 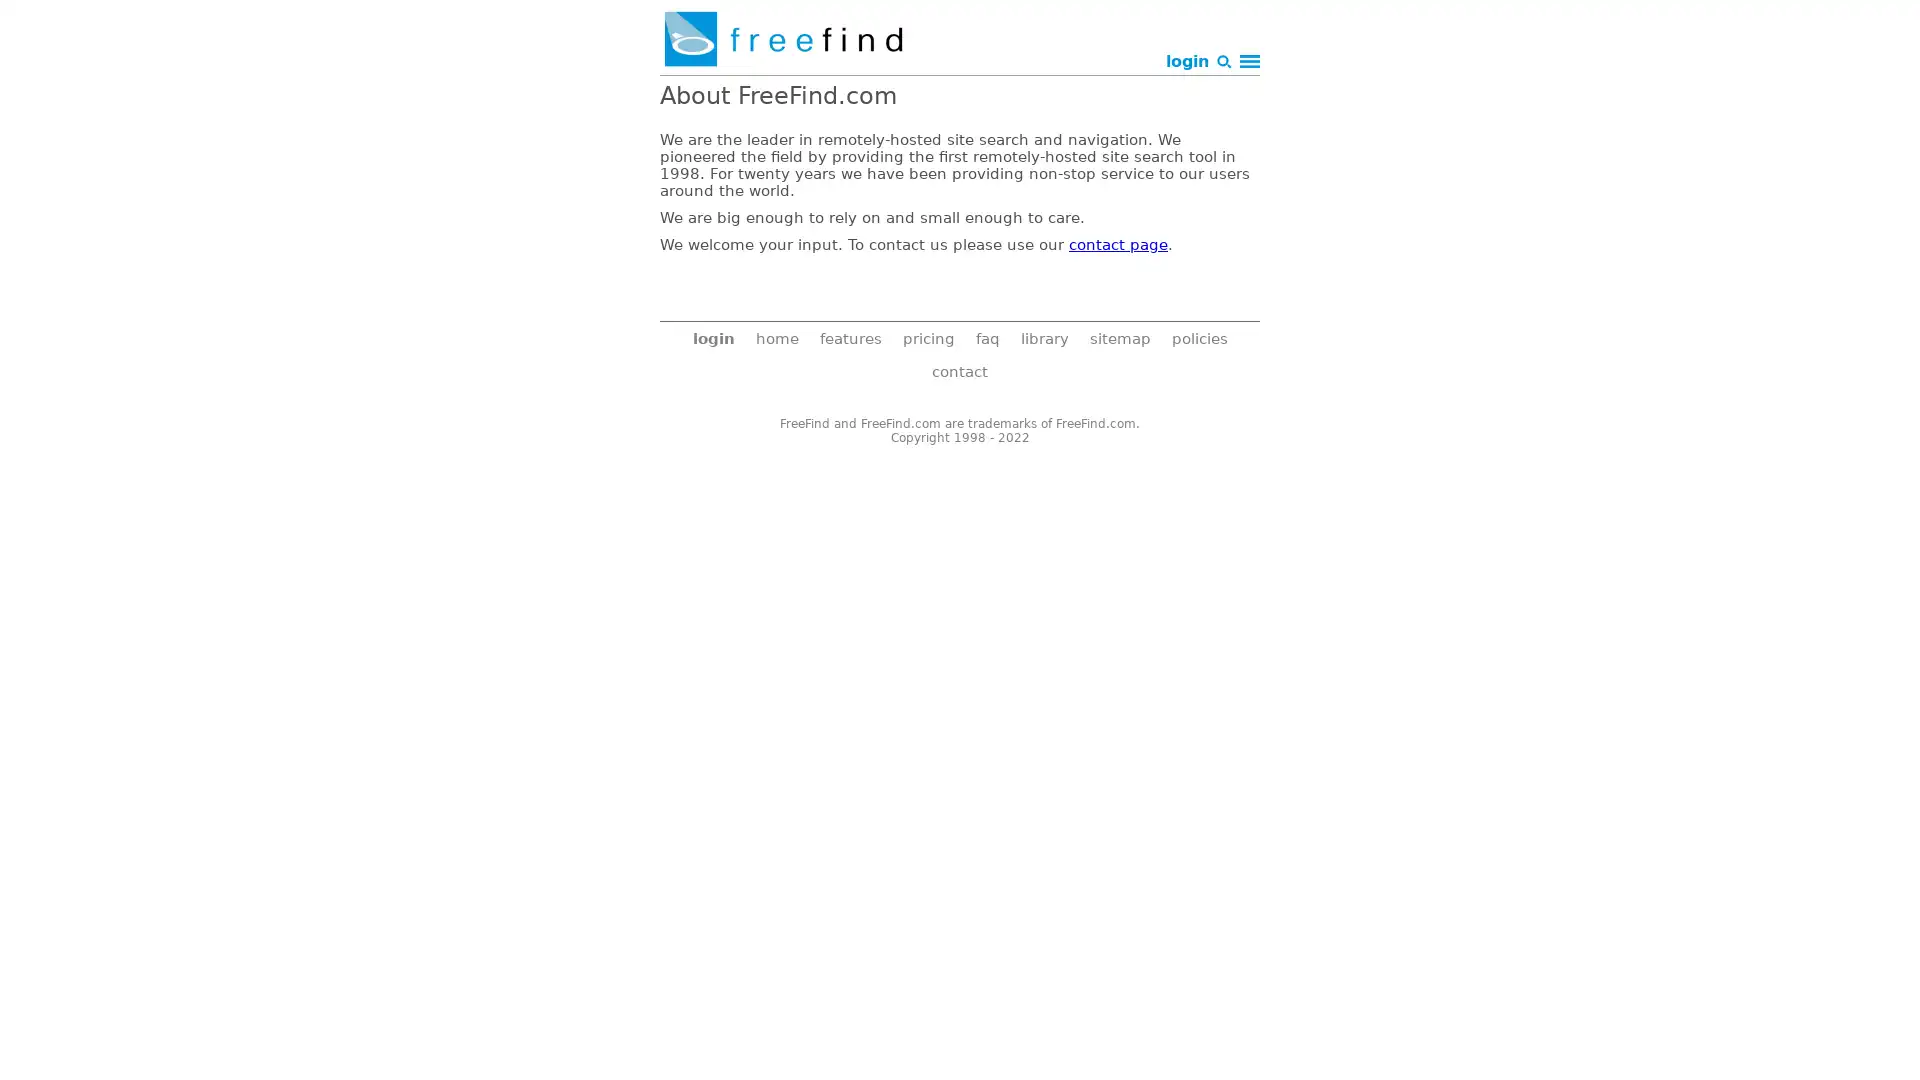 What do you see at coordinates (1083, 98) in the screenshot?
I see `Search` at bounding box center [1083, 98].